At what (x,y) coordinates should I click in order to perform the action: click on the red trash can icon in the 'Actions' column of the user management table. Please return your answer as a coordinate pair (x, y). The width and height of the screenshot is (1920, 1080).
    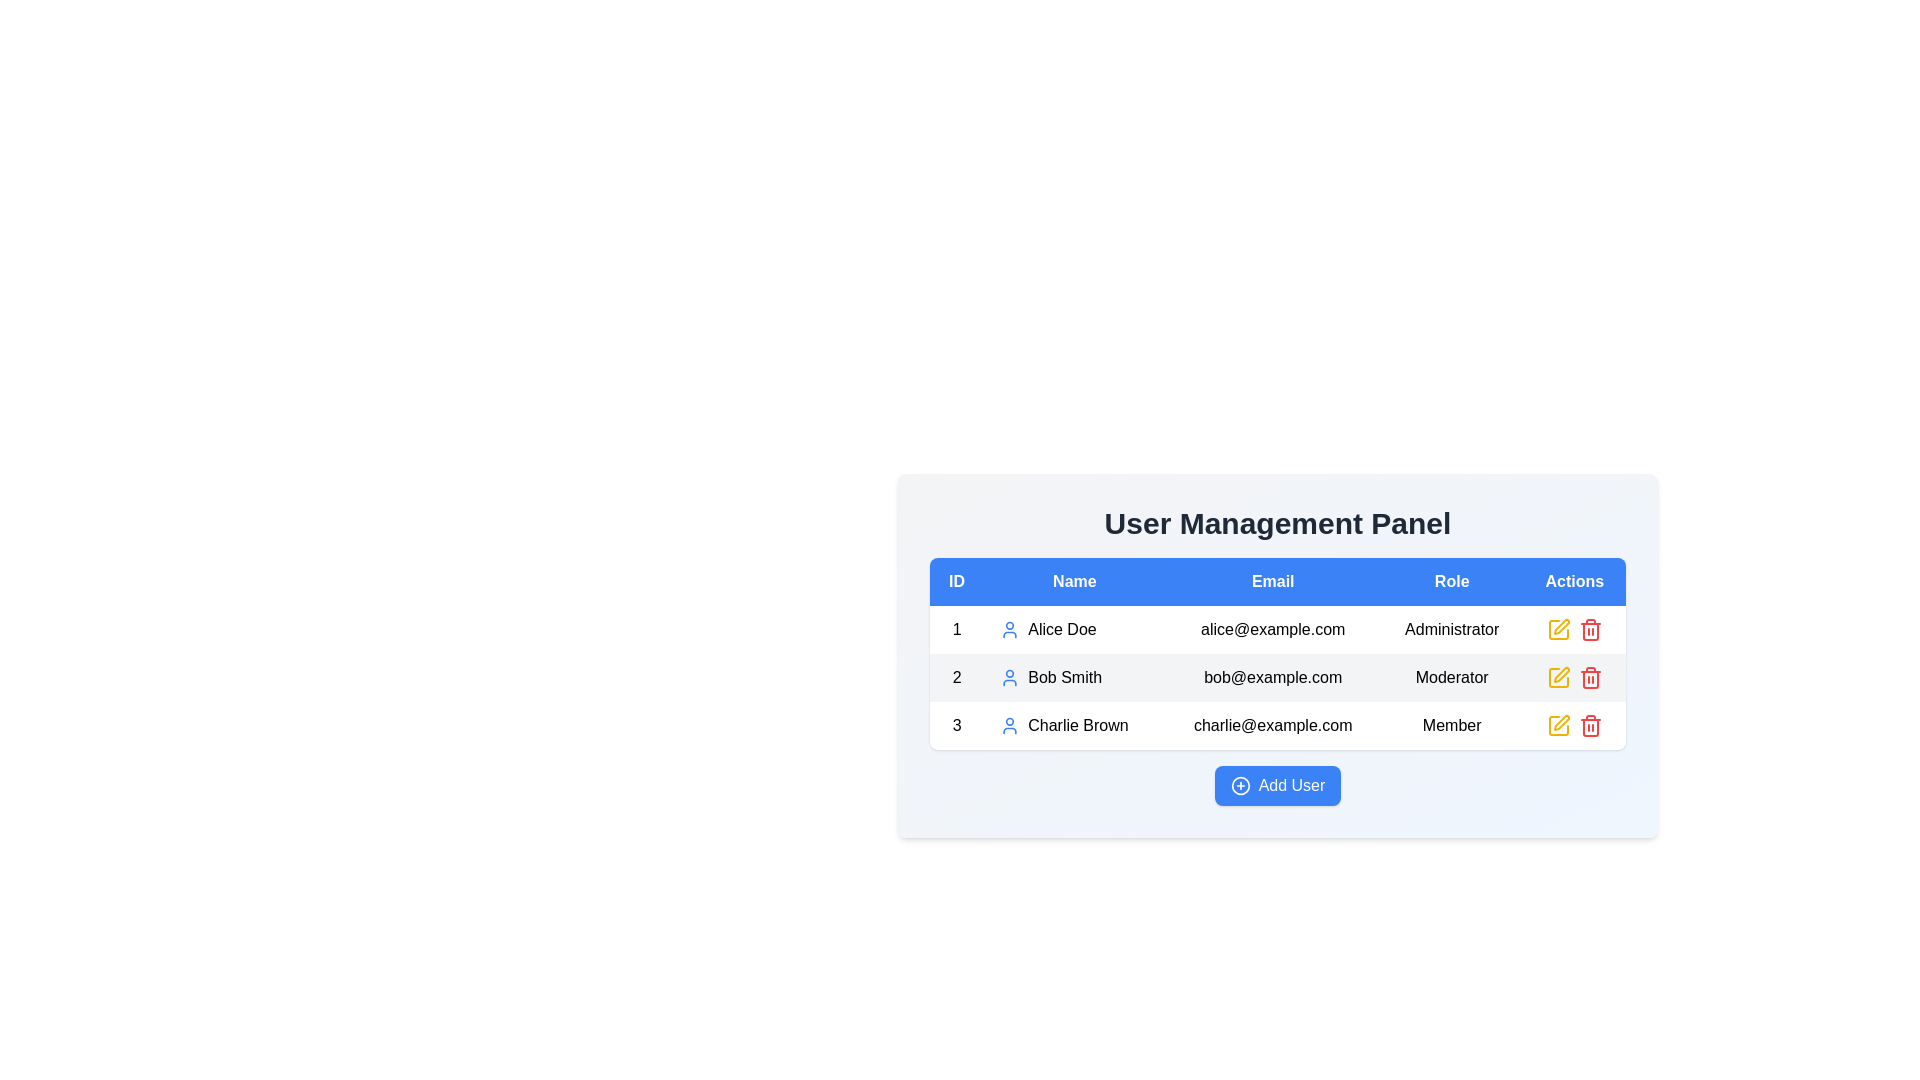
    Looking at the image, I should click on (1589, 725).